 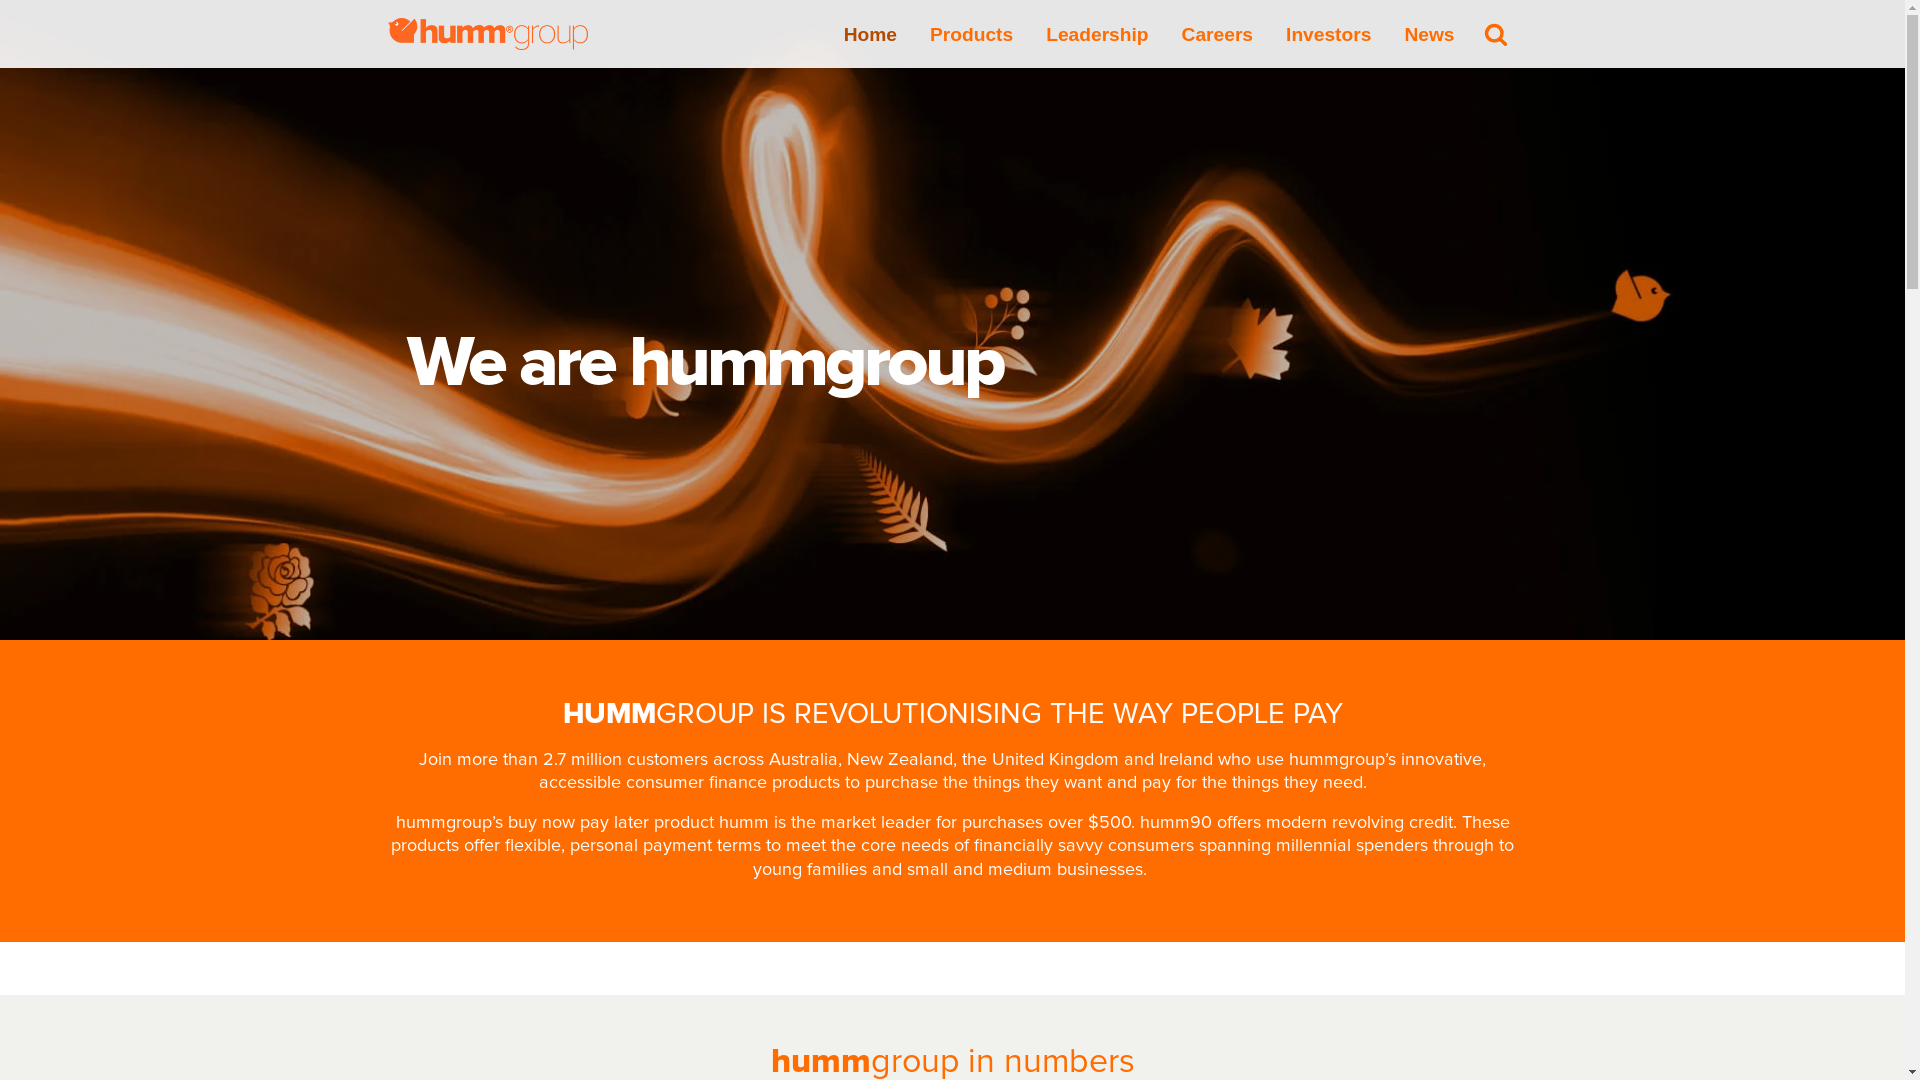 I want to click on 'Products', so click(x=971, y=33).